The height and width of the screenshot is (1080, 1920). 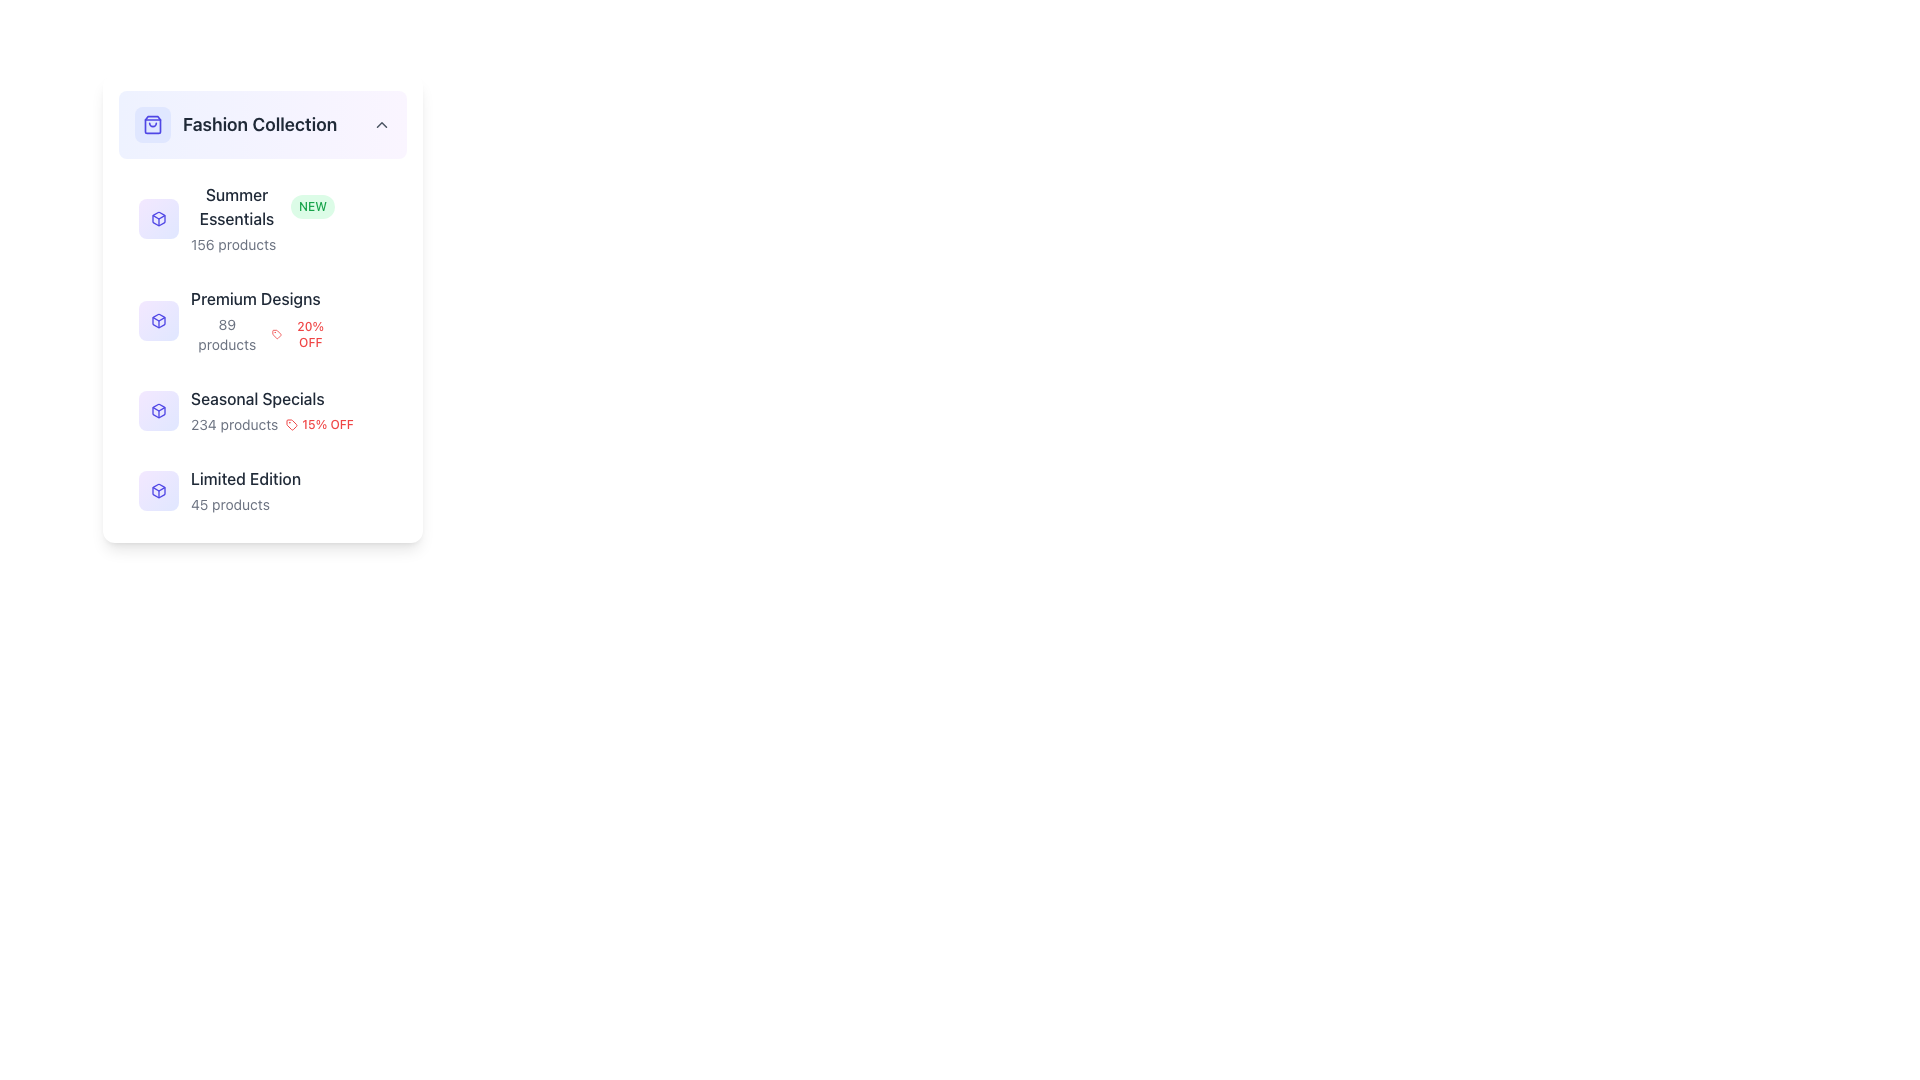 What do you see at coordinates (320, 423) in the screenshot?
I see `the promotional offer label indicating a 15% discount located in the 'Seasonal Specials' section, positioned below '234 products' and to the right of the red tag icon` at bounding box center [320, 423].